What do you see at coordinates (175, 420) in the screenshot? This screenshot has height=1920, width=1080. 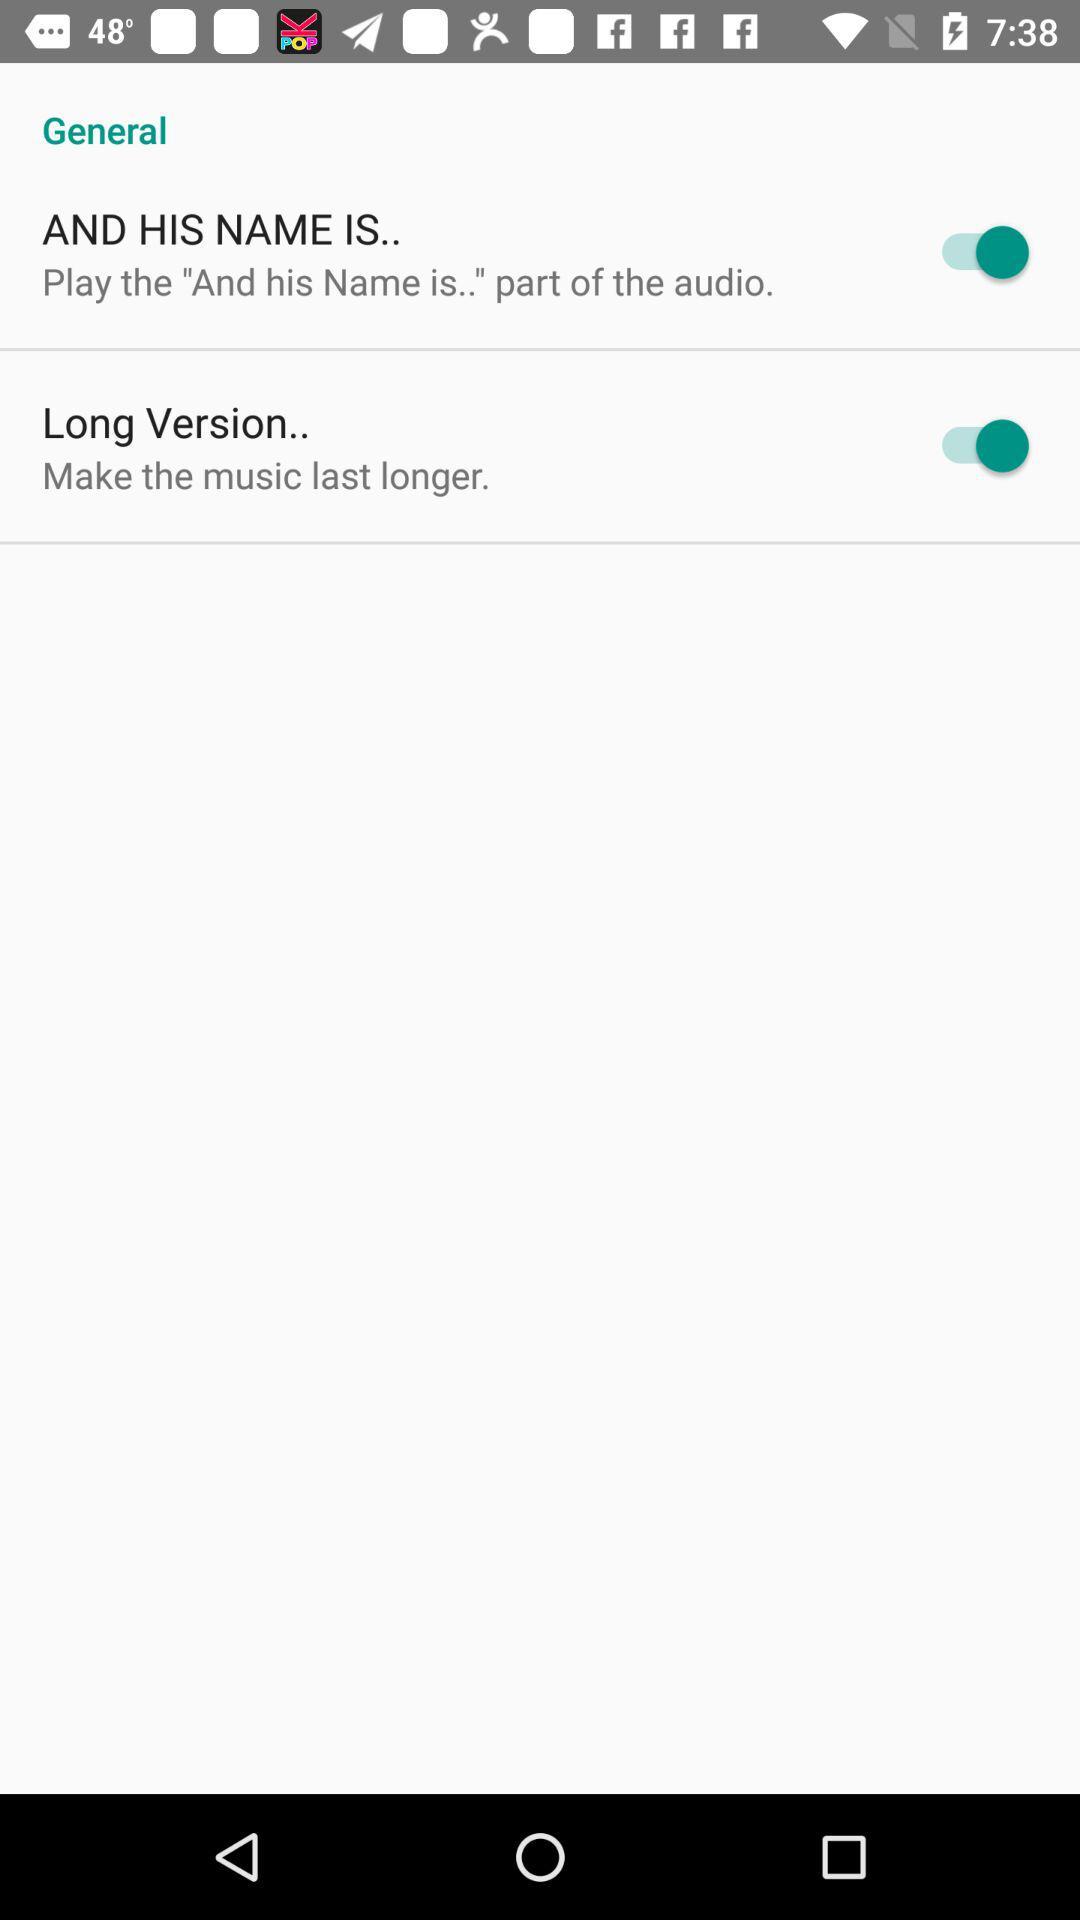 I see `the icon above the make the music item` at bounding box center [175, 420].